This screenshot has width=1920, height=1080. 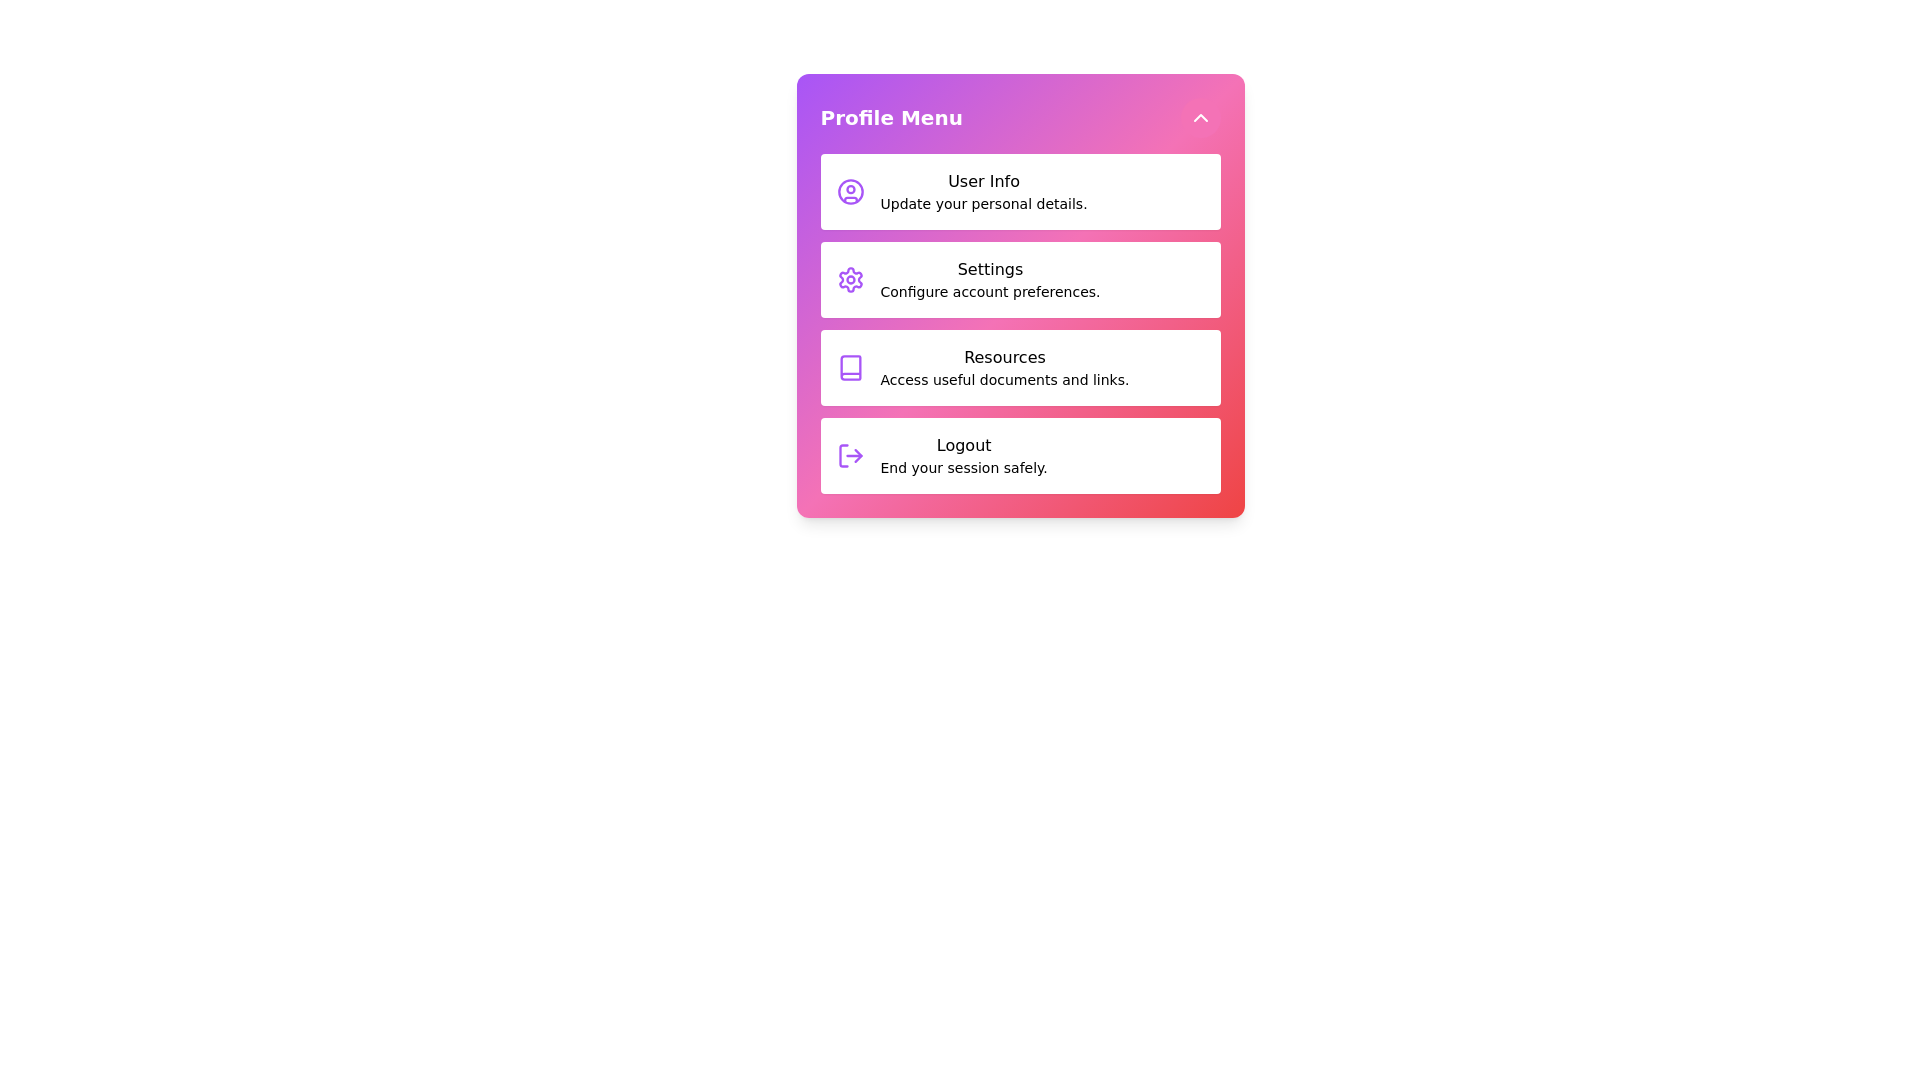 What do you see at coordinates (1020, 280) in the screenshot?
I see `the menu item Settings from the profile menu` at bounding box center [1020, 280].